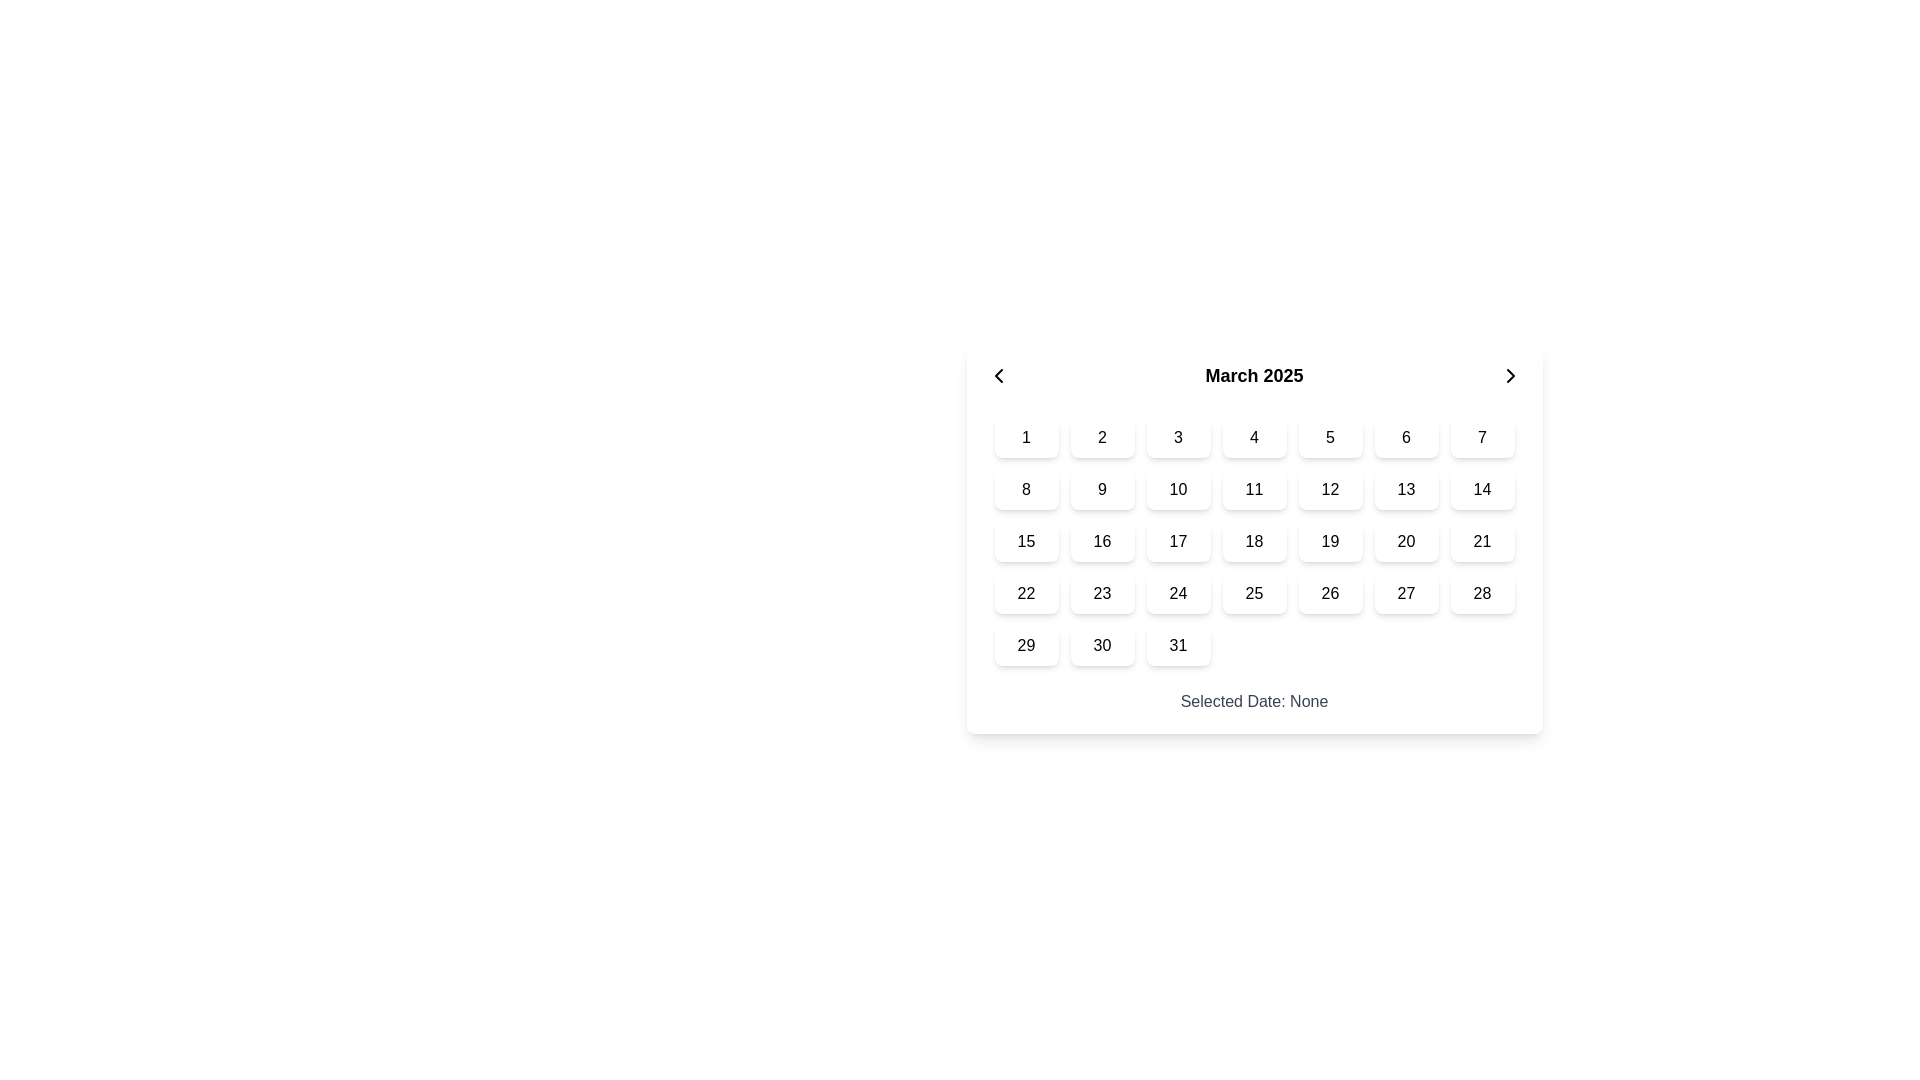  Describe the element at coordinates (1405, 593) in the screenshot. I see `the small rectangular button with rounded corners, displaying the number '27' in bold, located in the last row and sixth column of the monthly calendar grid` at that location.